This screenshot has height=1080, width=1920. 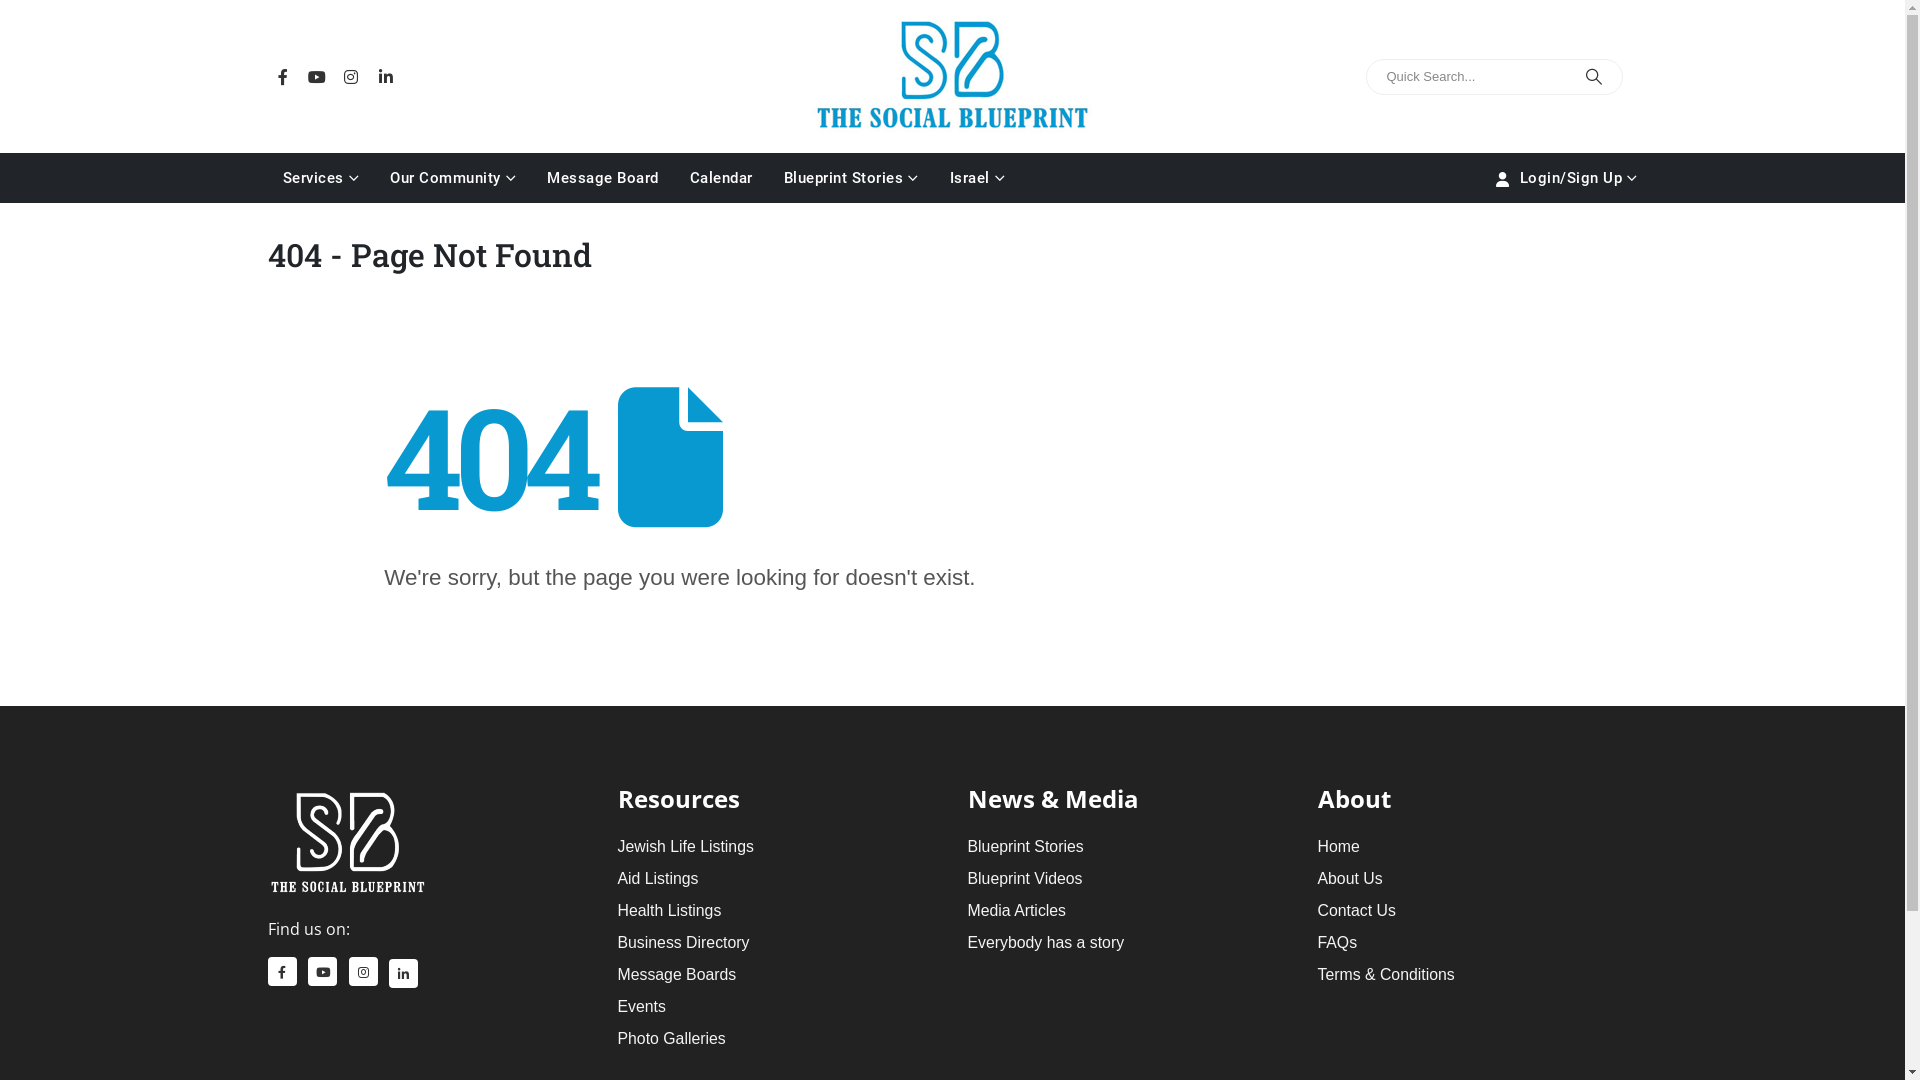 What do you see at coordinates (1350, 877) in the screenshot?
I see `'About Us'` at bounding box center [1350, 877].